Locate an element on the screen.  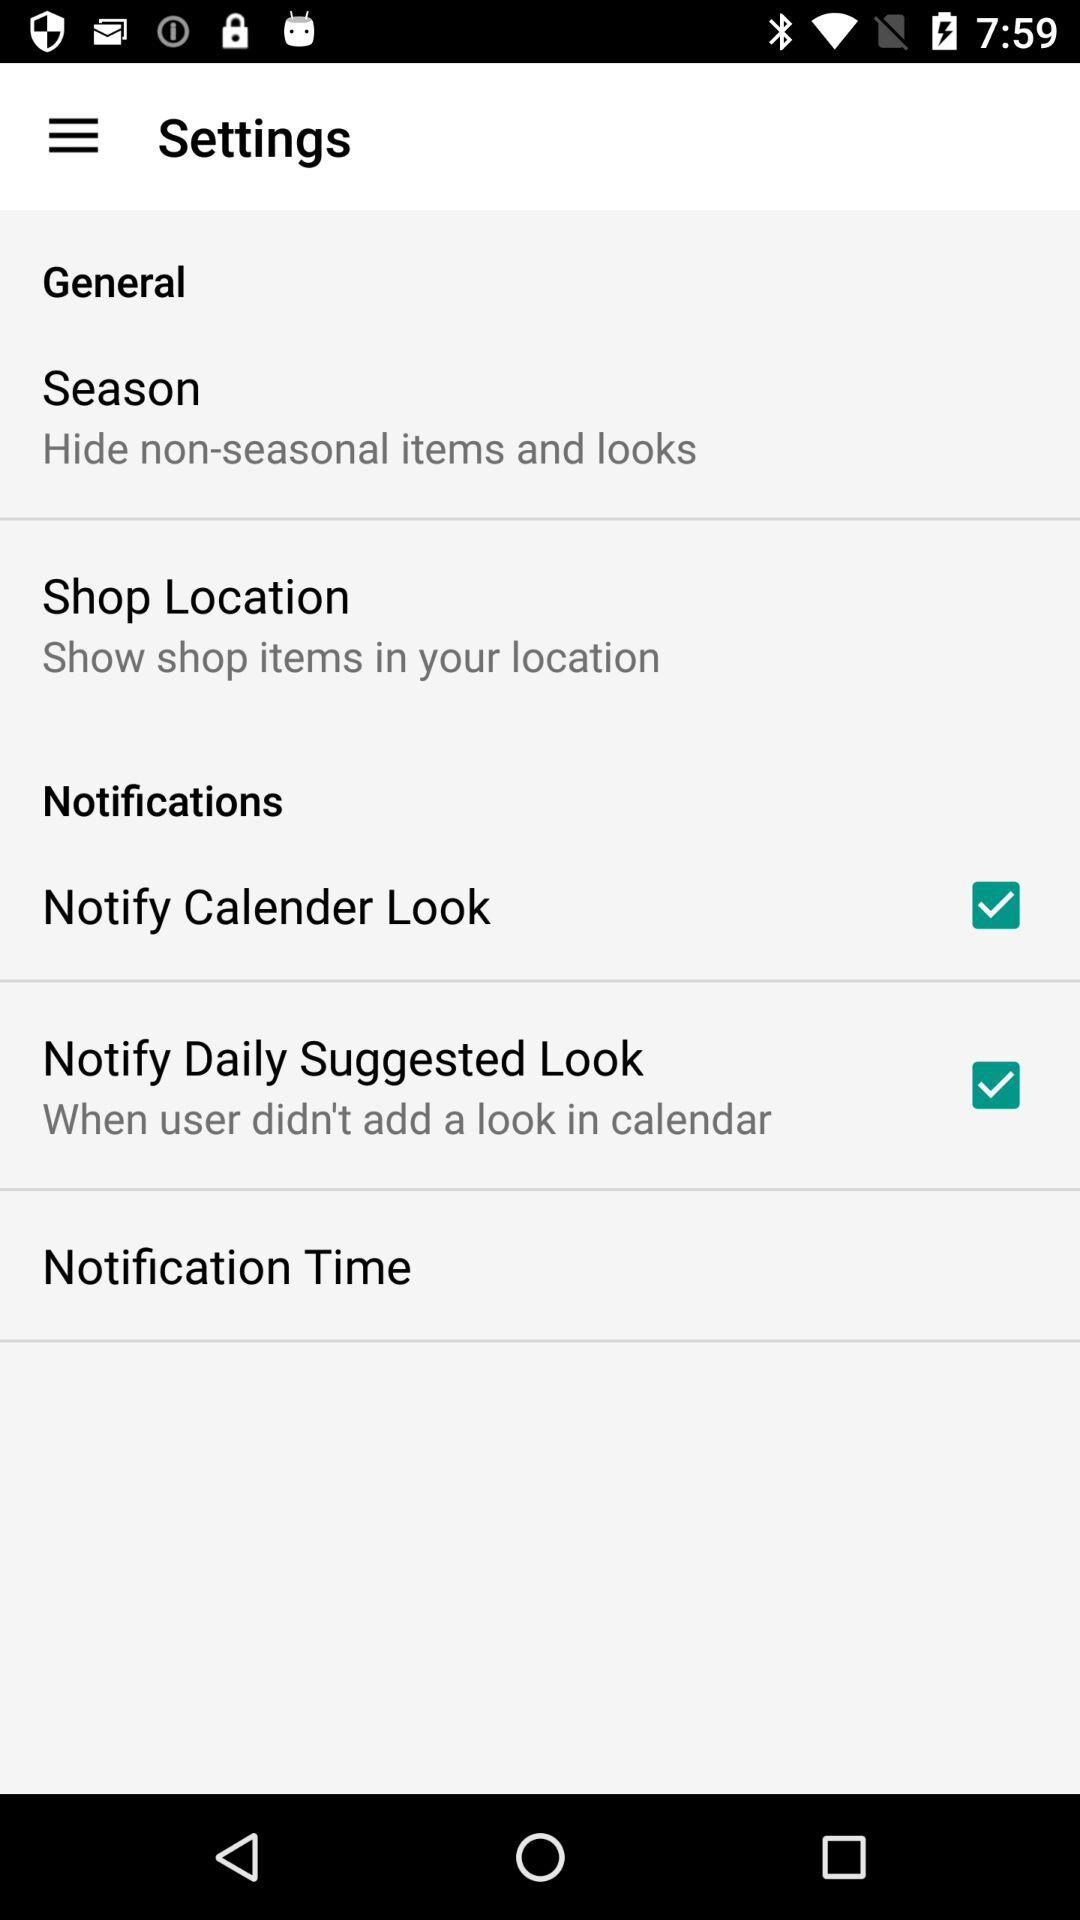
notify daily suggested is located at coordinates (341, 1055).